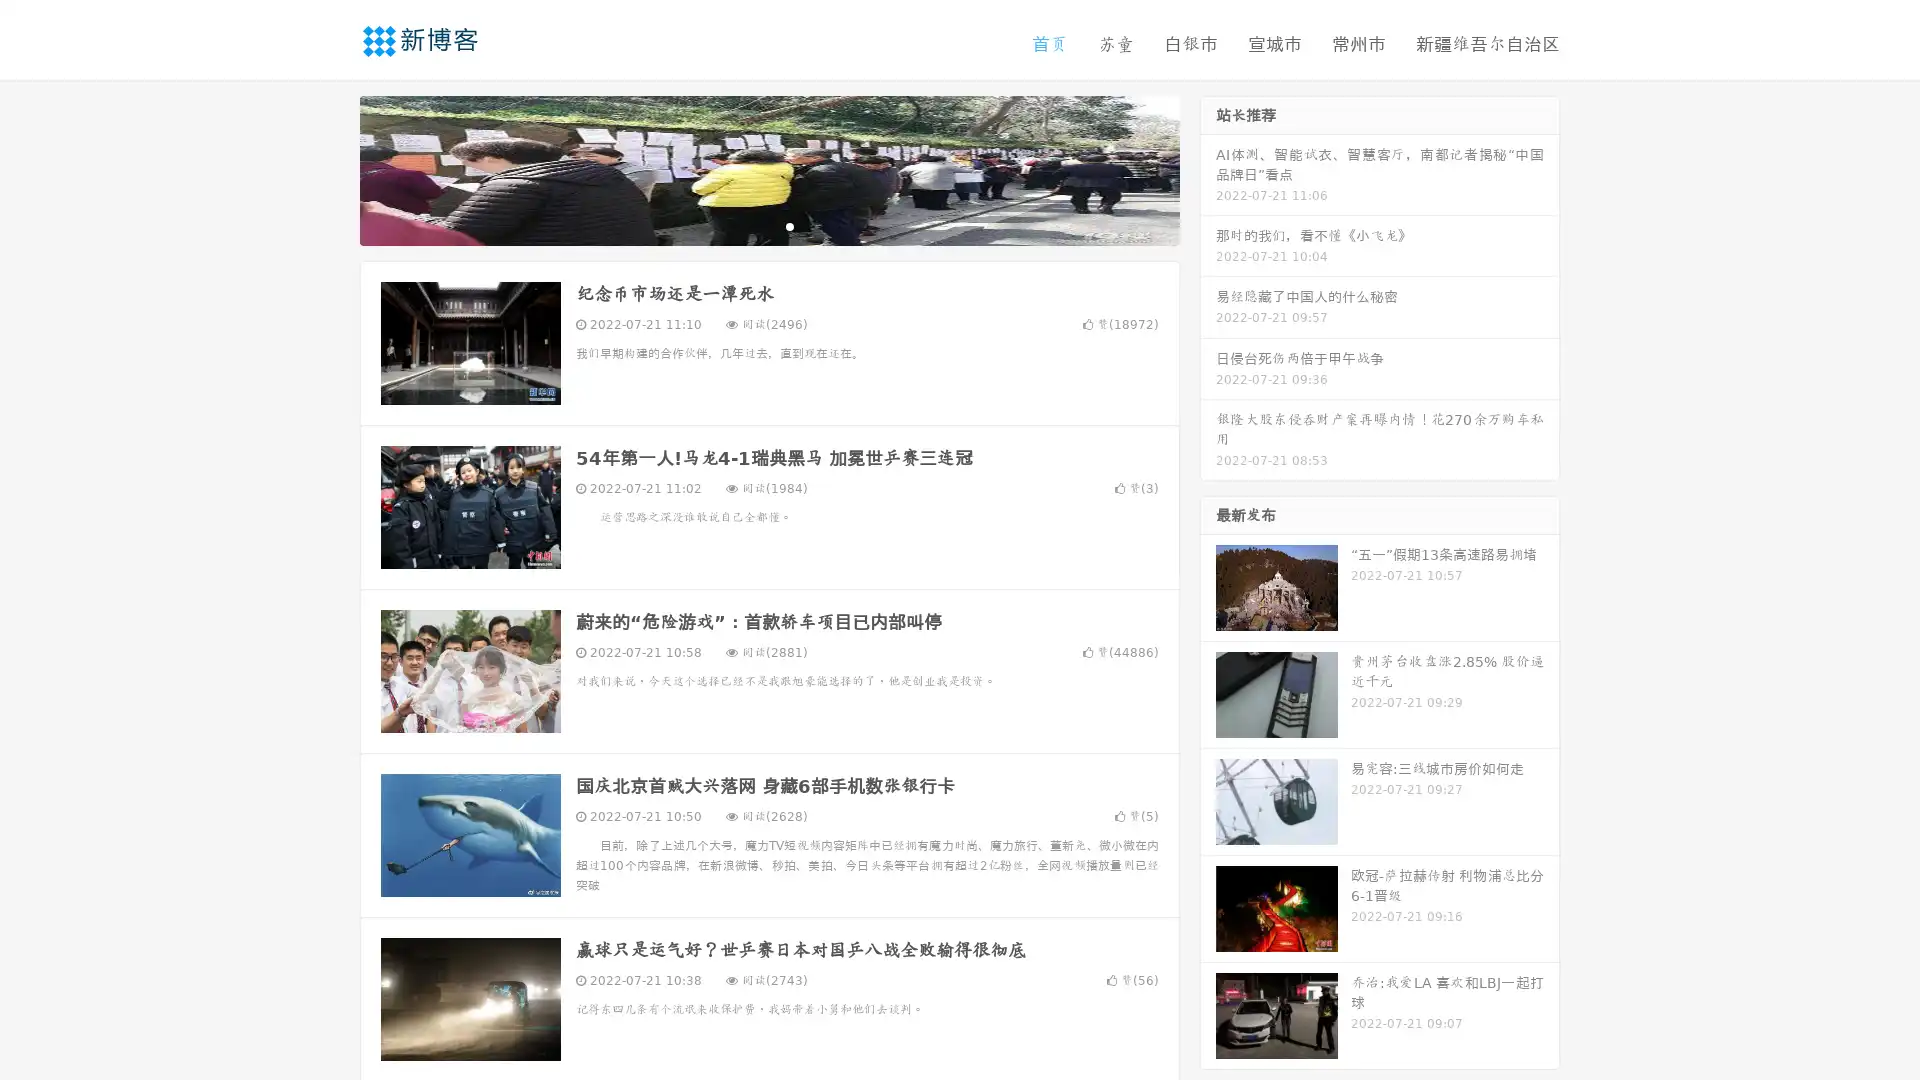 This screenshot has height=1080, width=1920. Describe the element at coordinates (789, 225) in the screenshot. I see `Go to slide 3` at that location.